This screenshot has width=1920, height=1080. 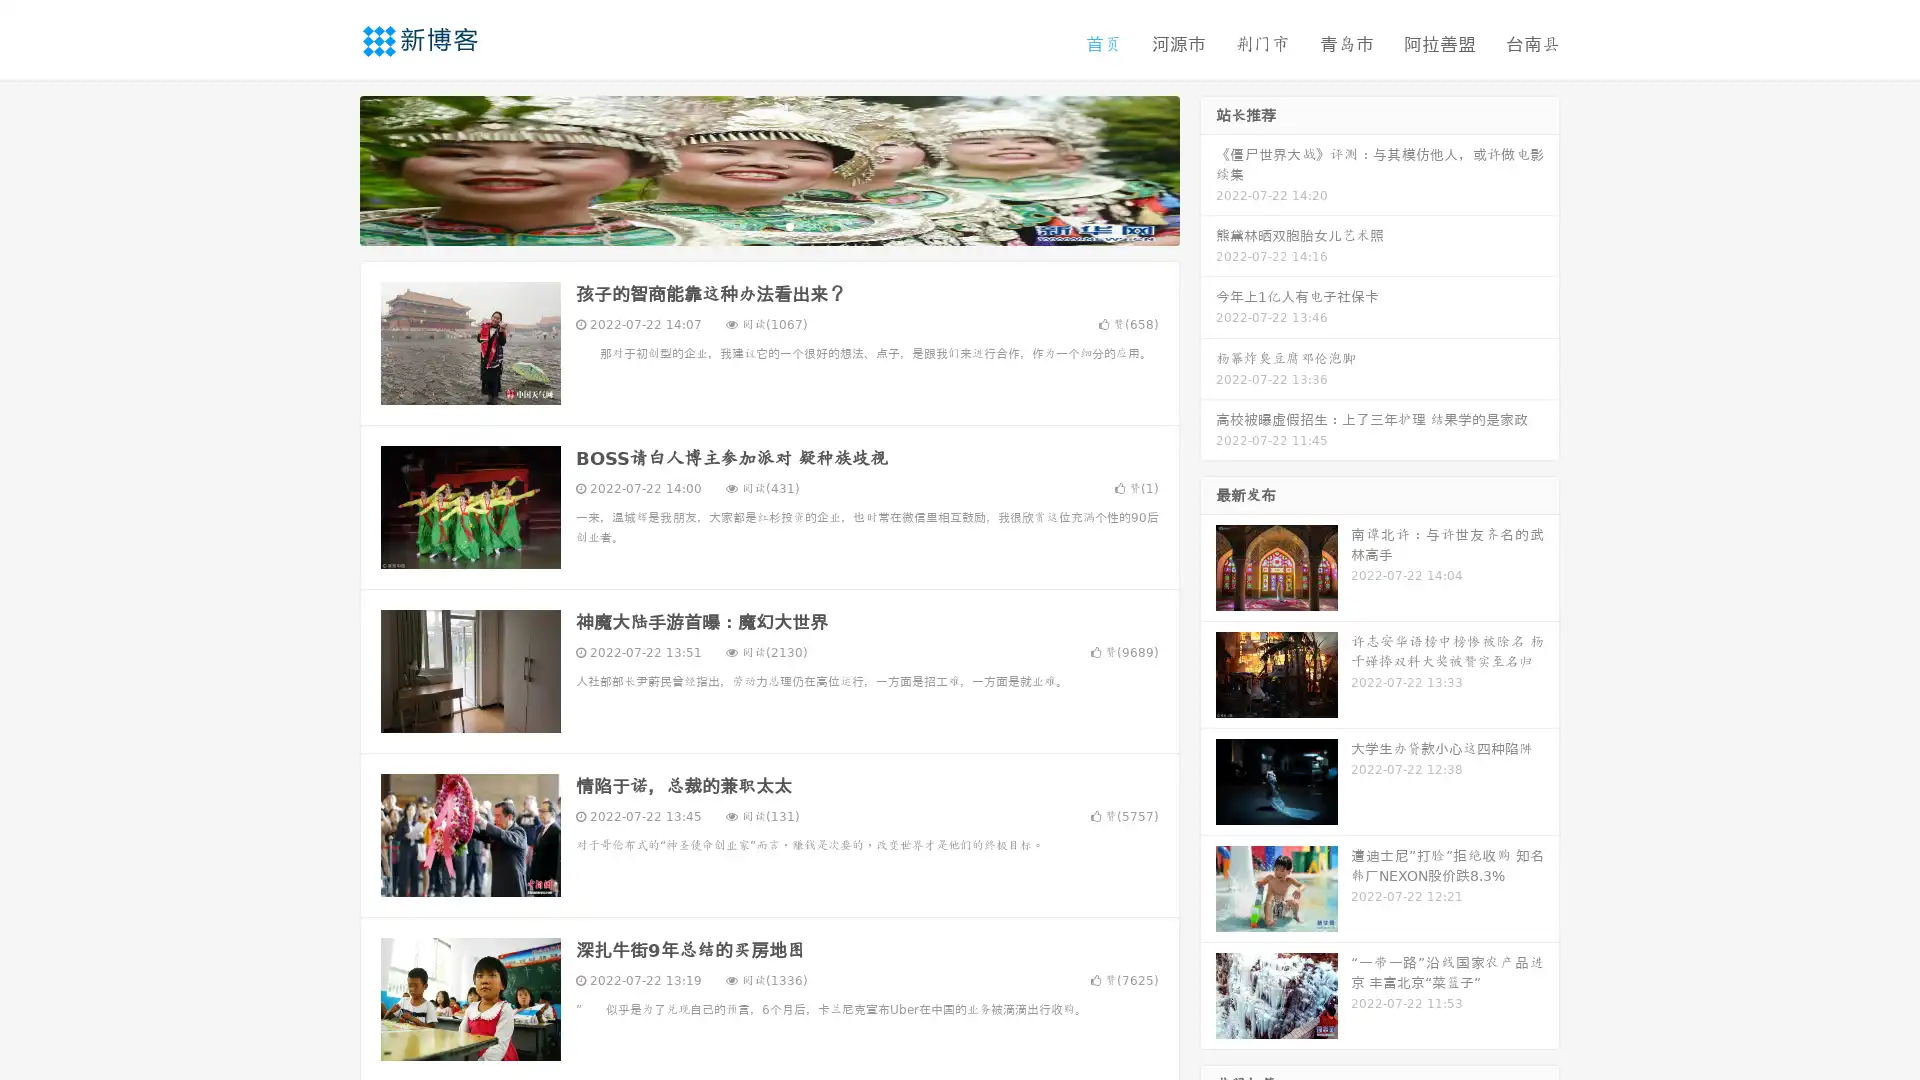 What do you see at coordinates (330, 168) in the screenshot?
I see `Previous slide` at bounding box center [330, 168].